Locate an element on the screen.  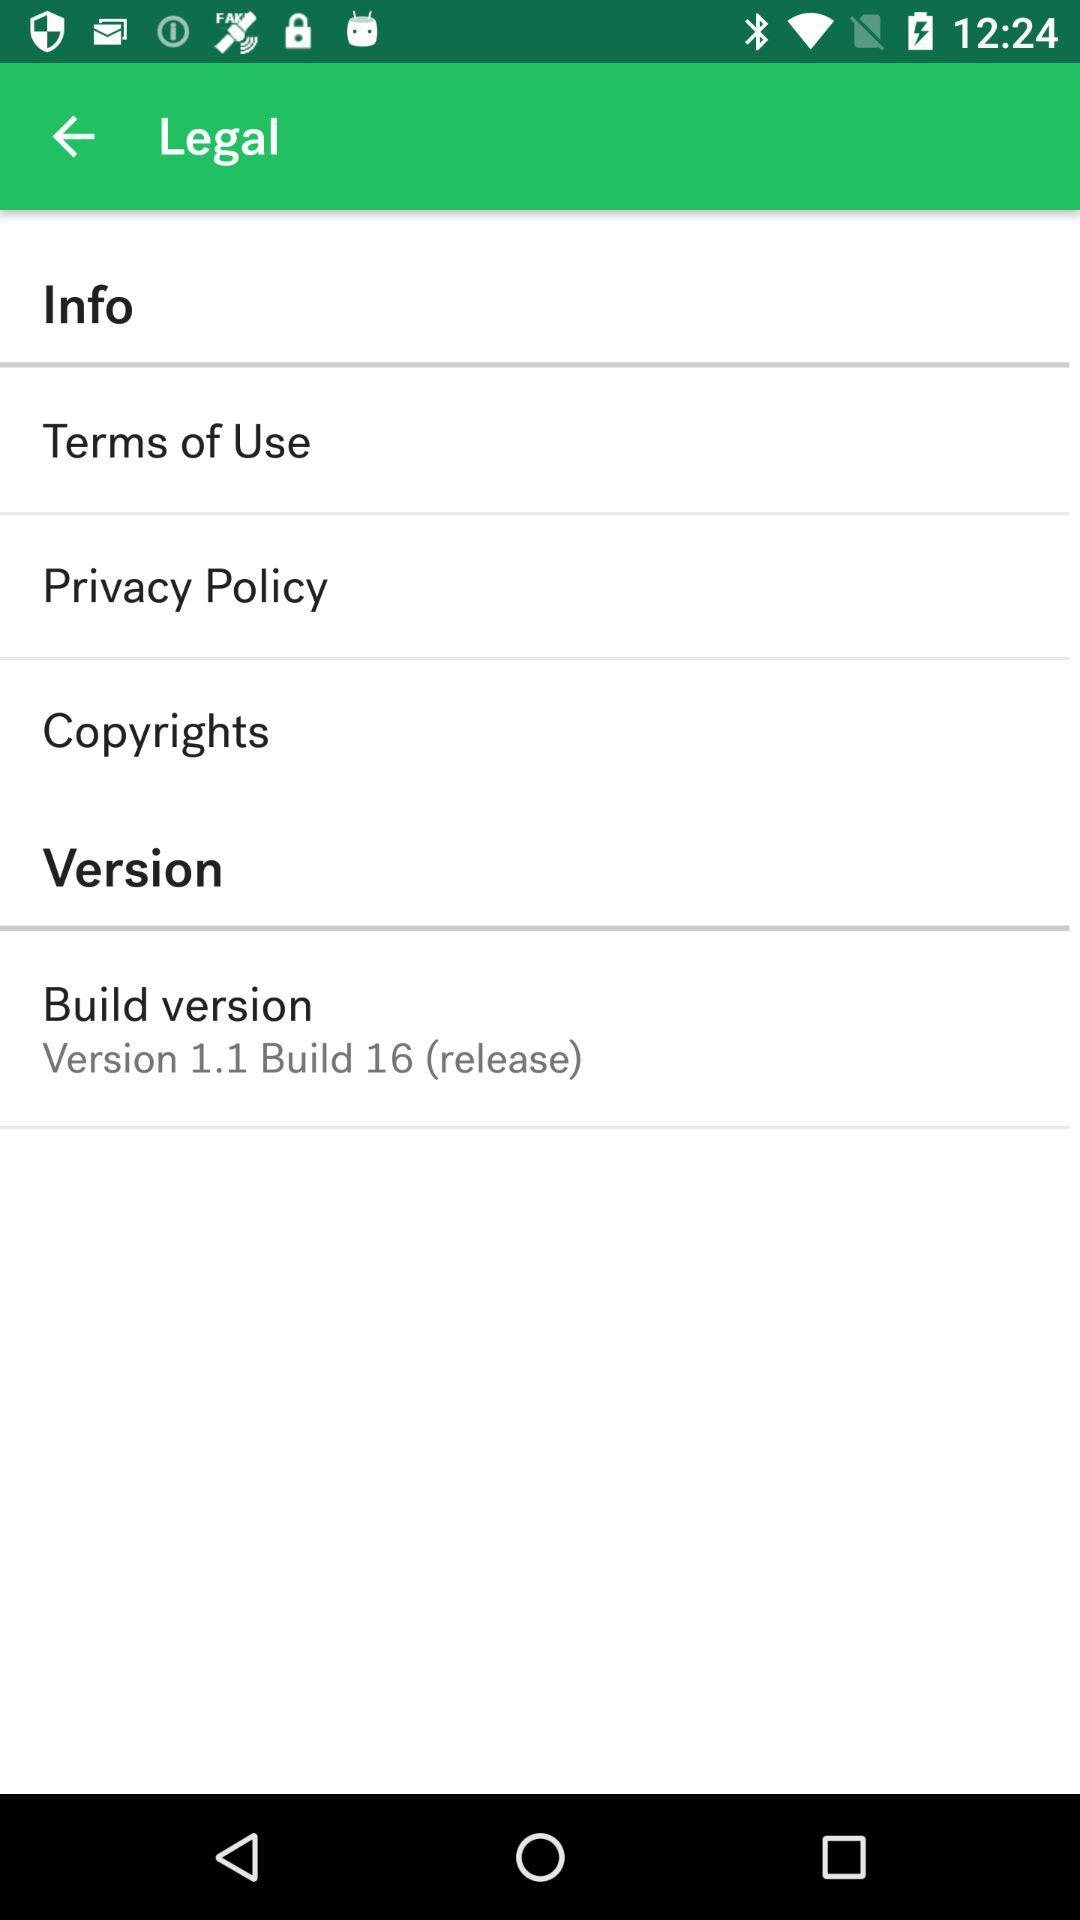
icon above the copyrights icon is located at coordinates (185, 585).